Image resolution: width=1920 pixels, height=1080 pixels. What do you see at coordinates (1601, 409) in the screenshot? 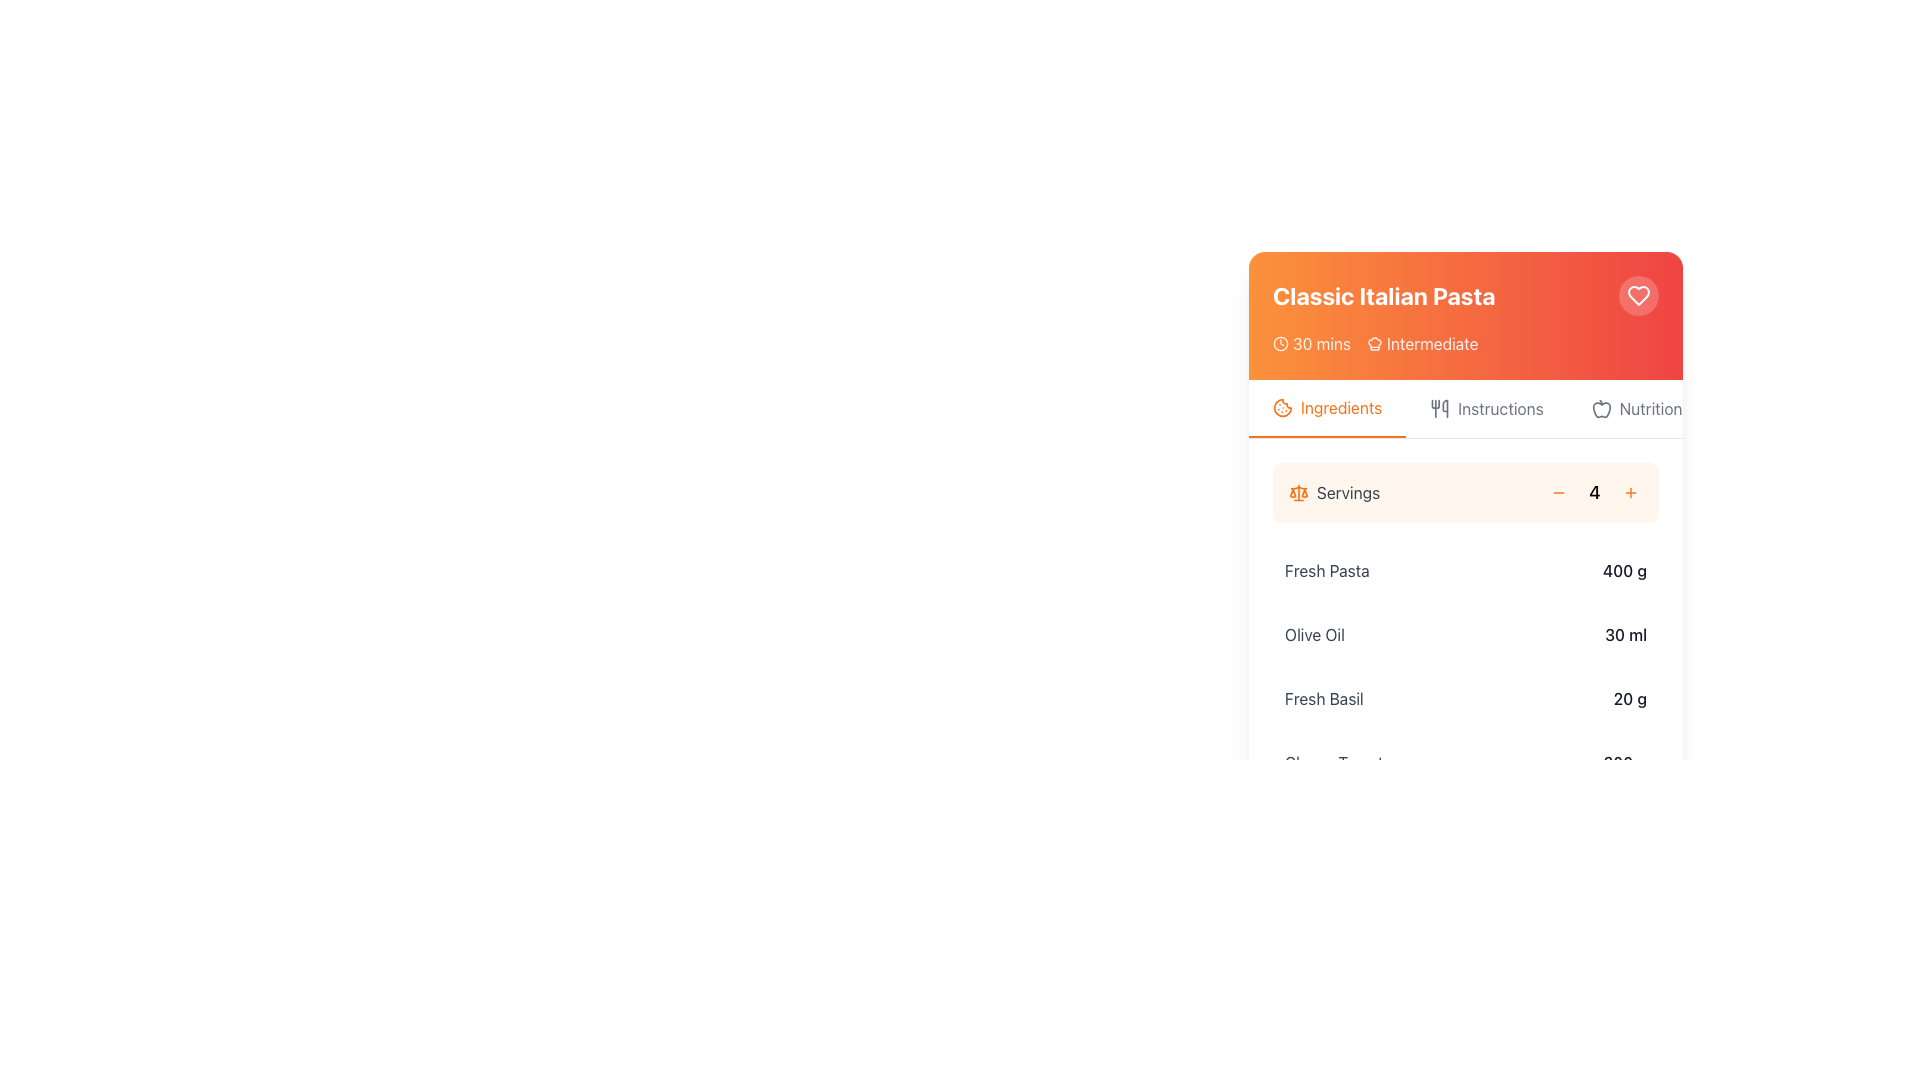
I see `the decorative or functional icon located at the center-right corner of the recipe details card, which is slightly above the section tabs like Ingredients, Instructions, and Nutrition` at bounding box center [1601, 409].